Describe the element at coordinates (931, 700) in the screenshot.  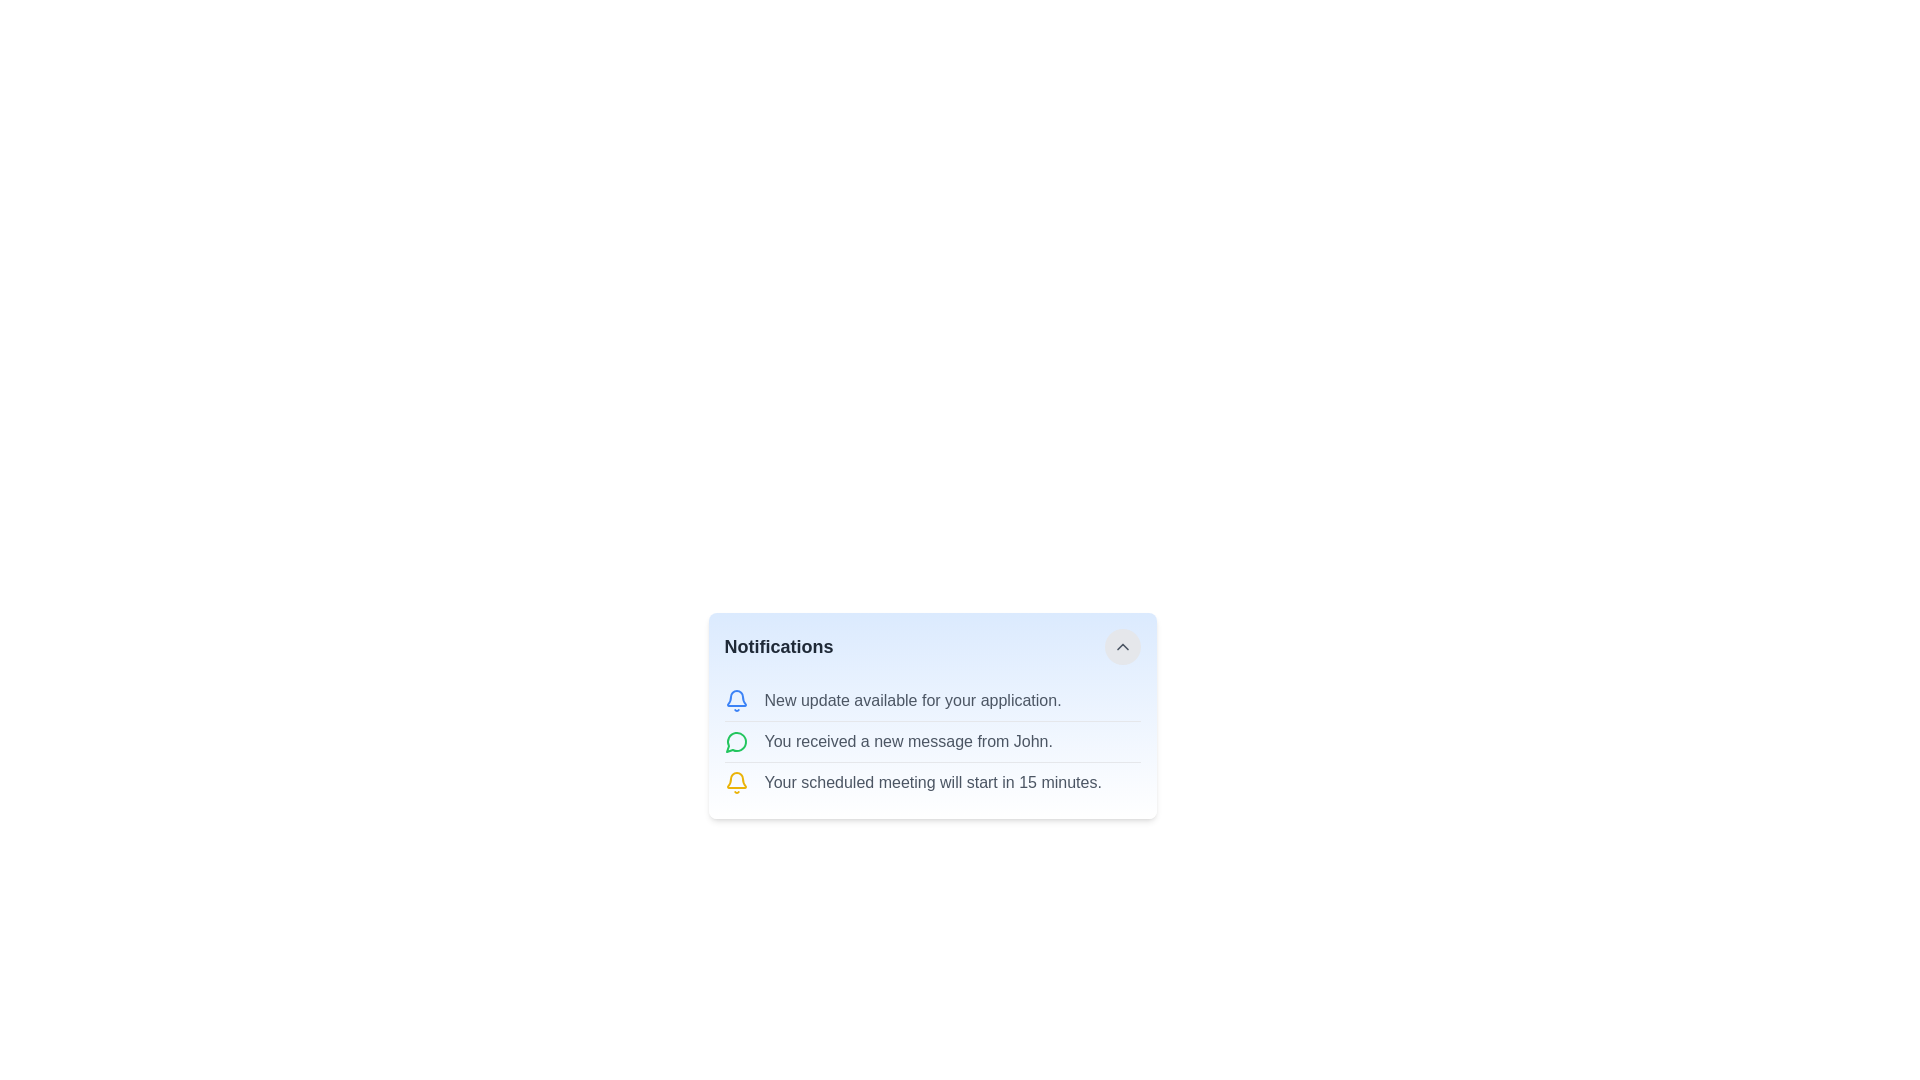
I see `the notification item displaying the text 'New update available for your application.' which is the first item in the notifications list` at that location.